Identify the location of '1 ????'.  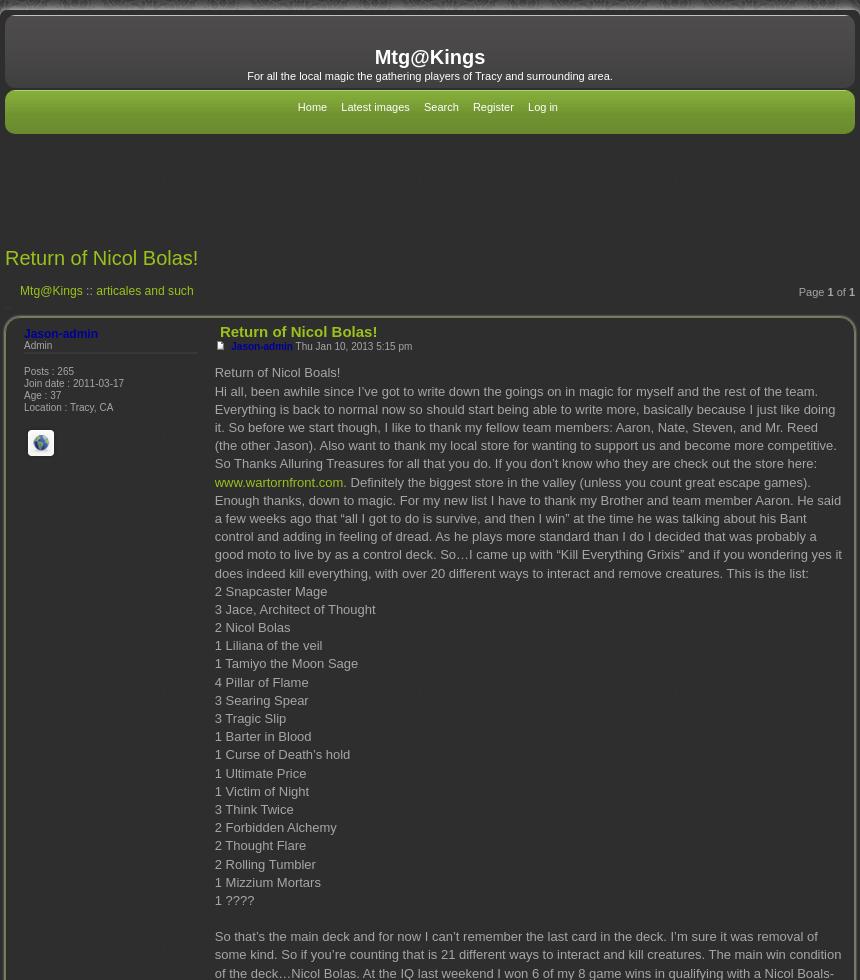
(234, 899).